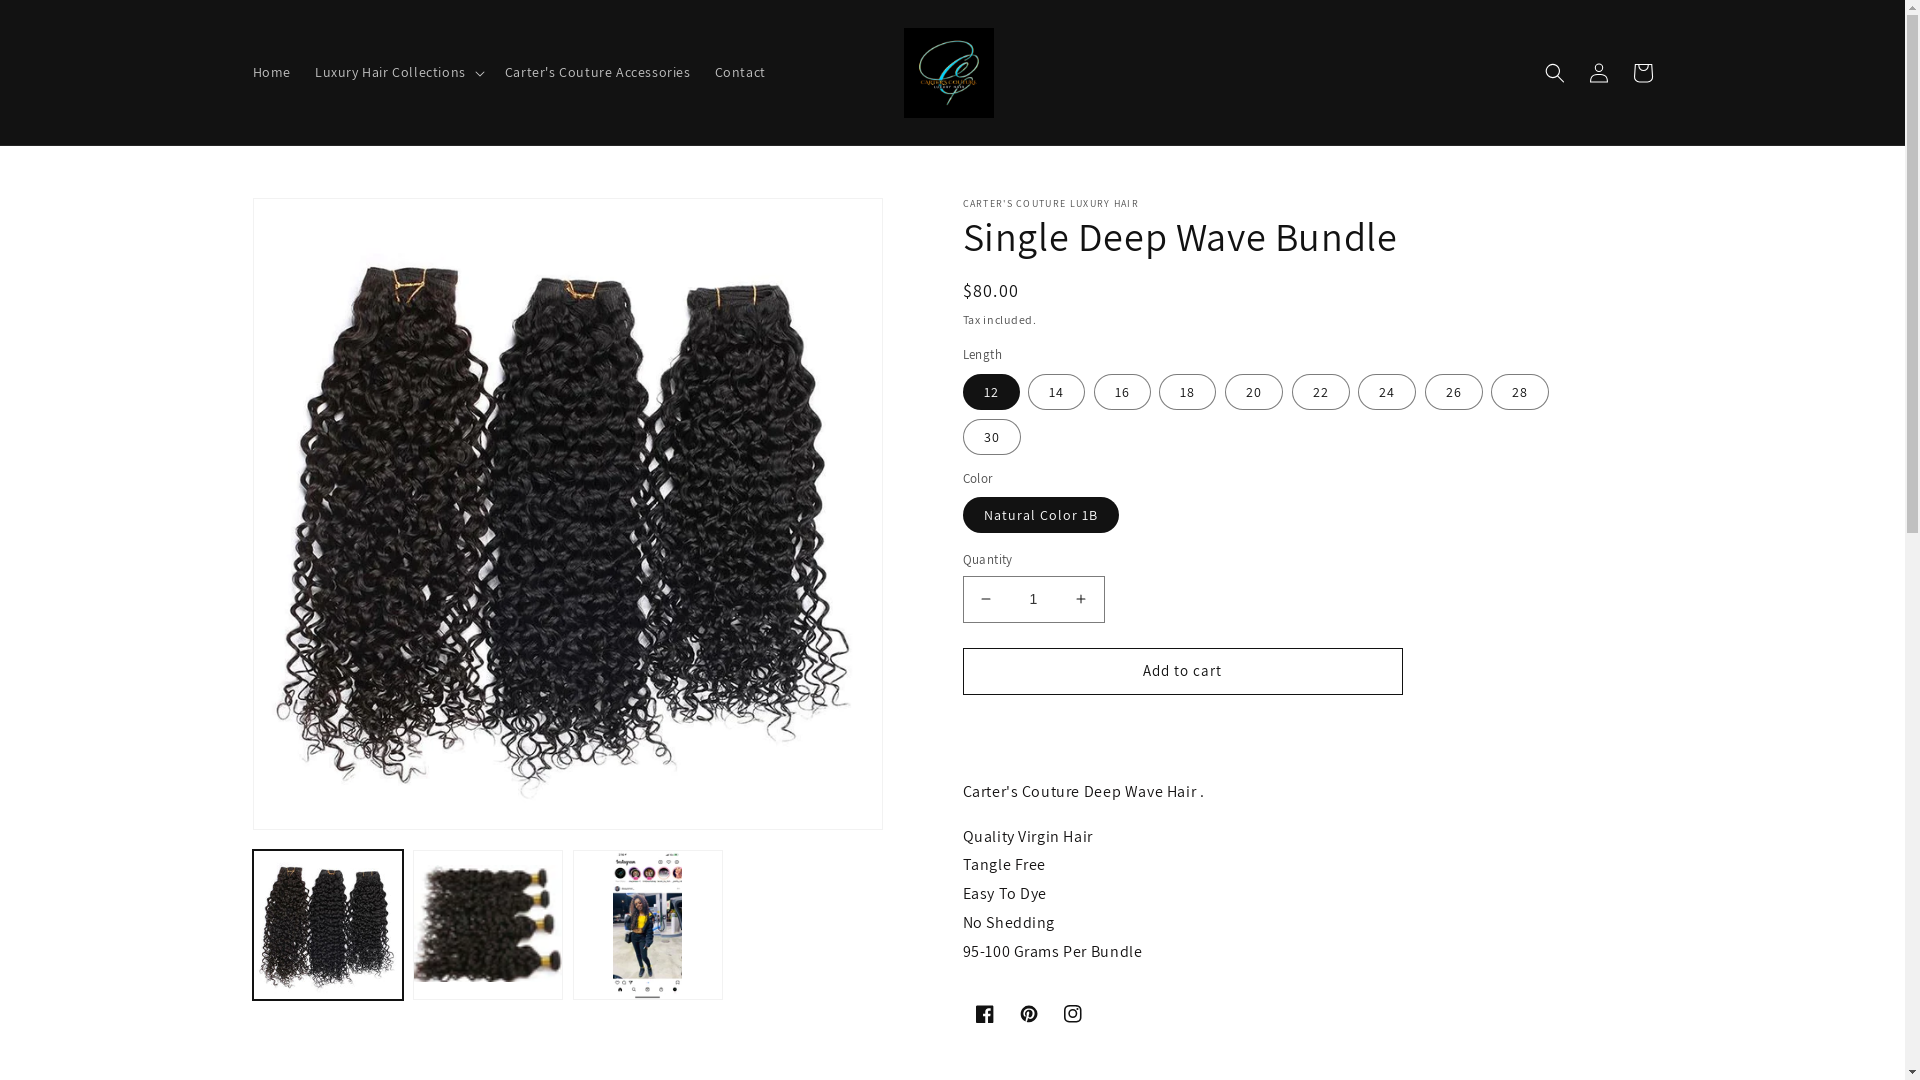 The height and width of the screenshot is (1080, 1920). Describe the element at coordinates (739, 71) in the screenshot. I see `'Contact'` at that location.